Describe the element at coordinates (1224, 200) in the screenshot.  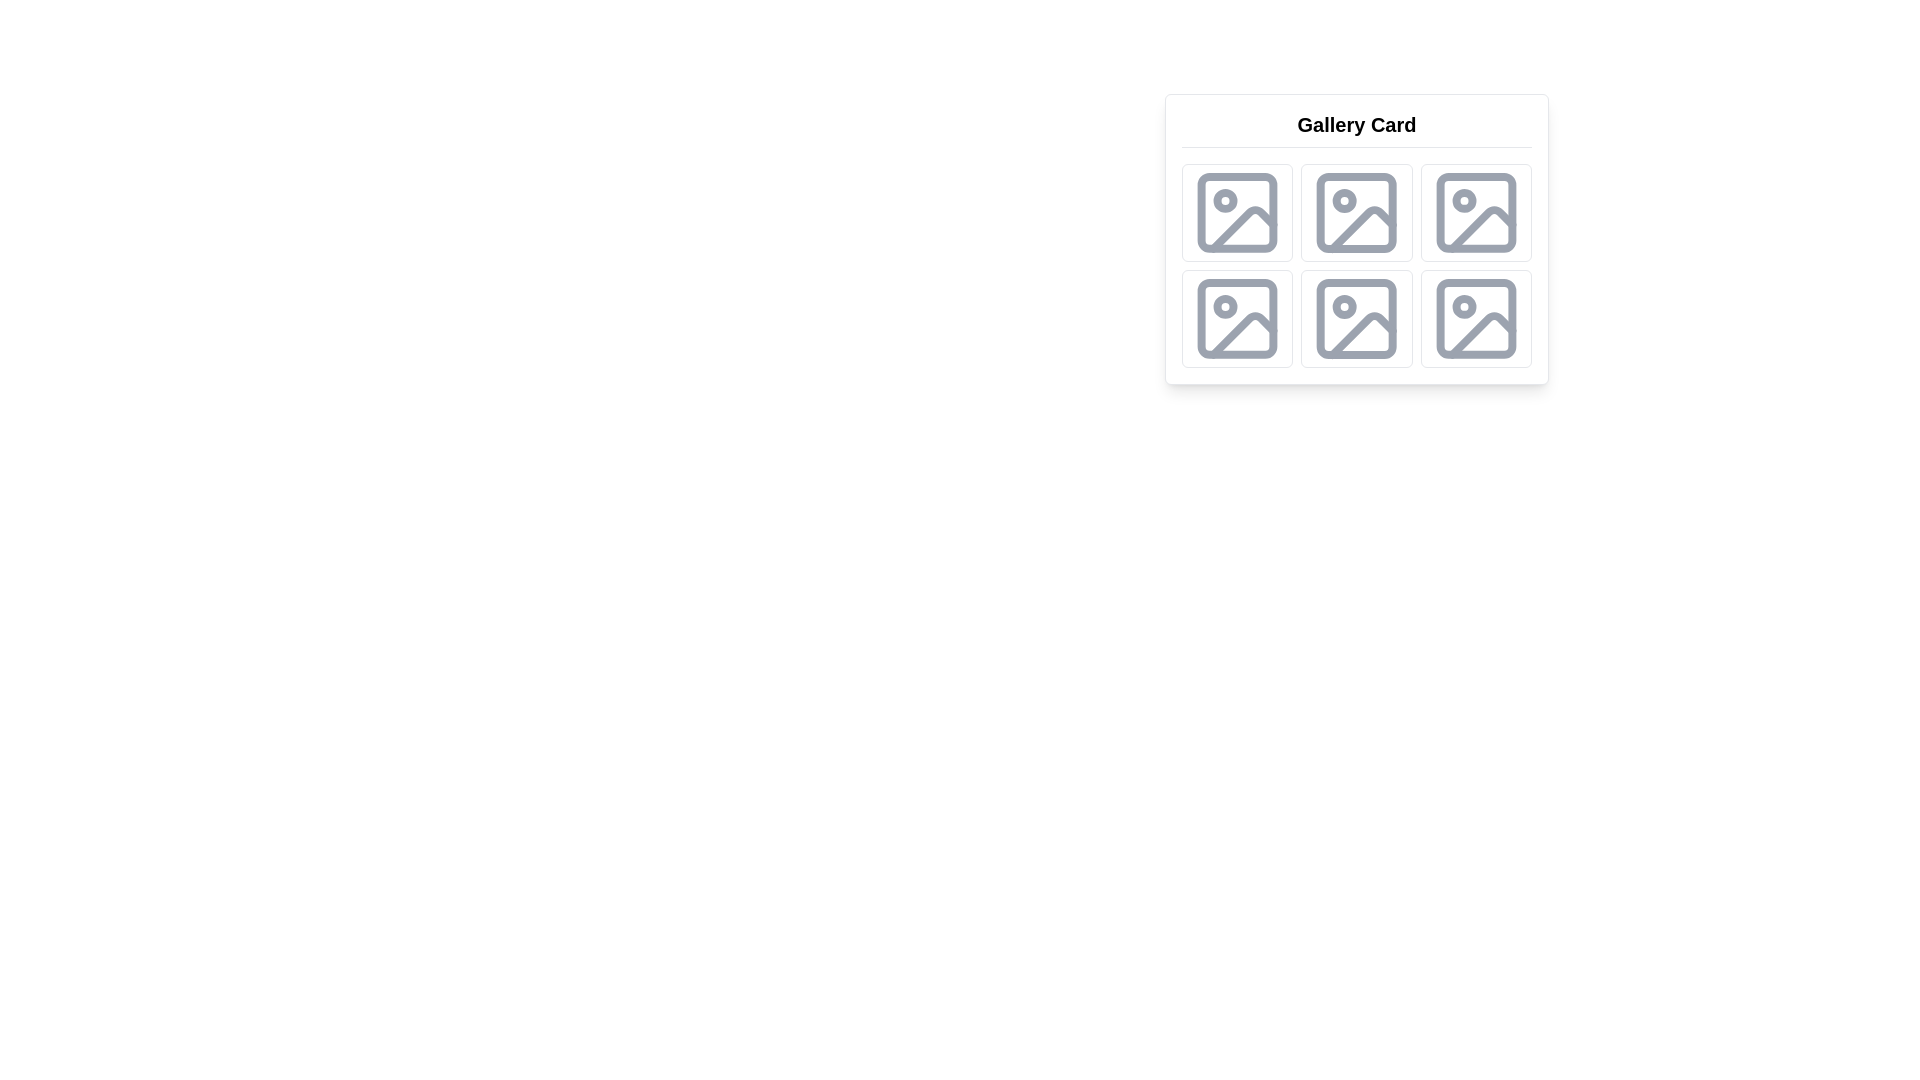
I see `the small circle element within the first icon of the Gallery Card, located in the top-left corner of the icon, which serves a decorative or functional role` at that location.